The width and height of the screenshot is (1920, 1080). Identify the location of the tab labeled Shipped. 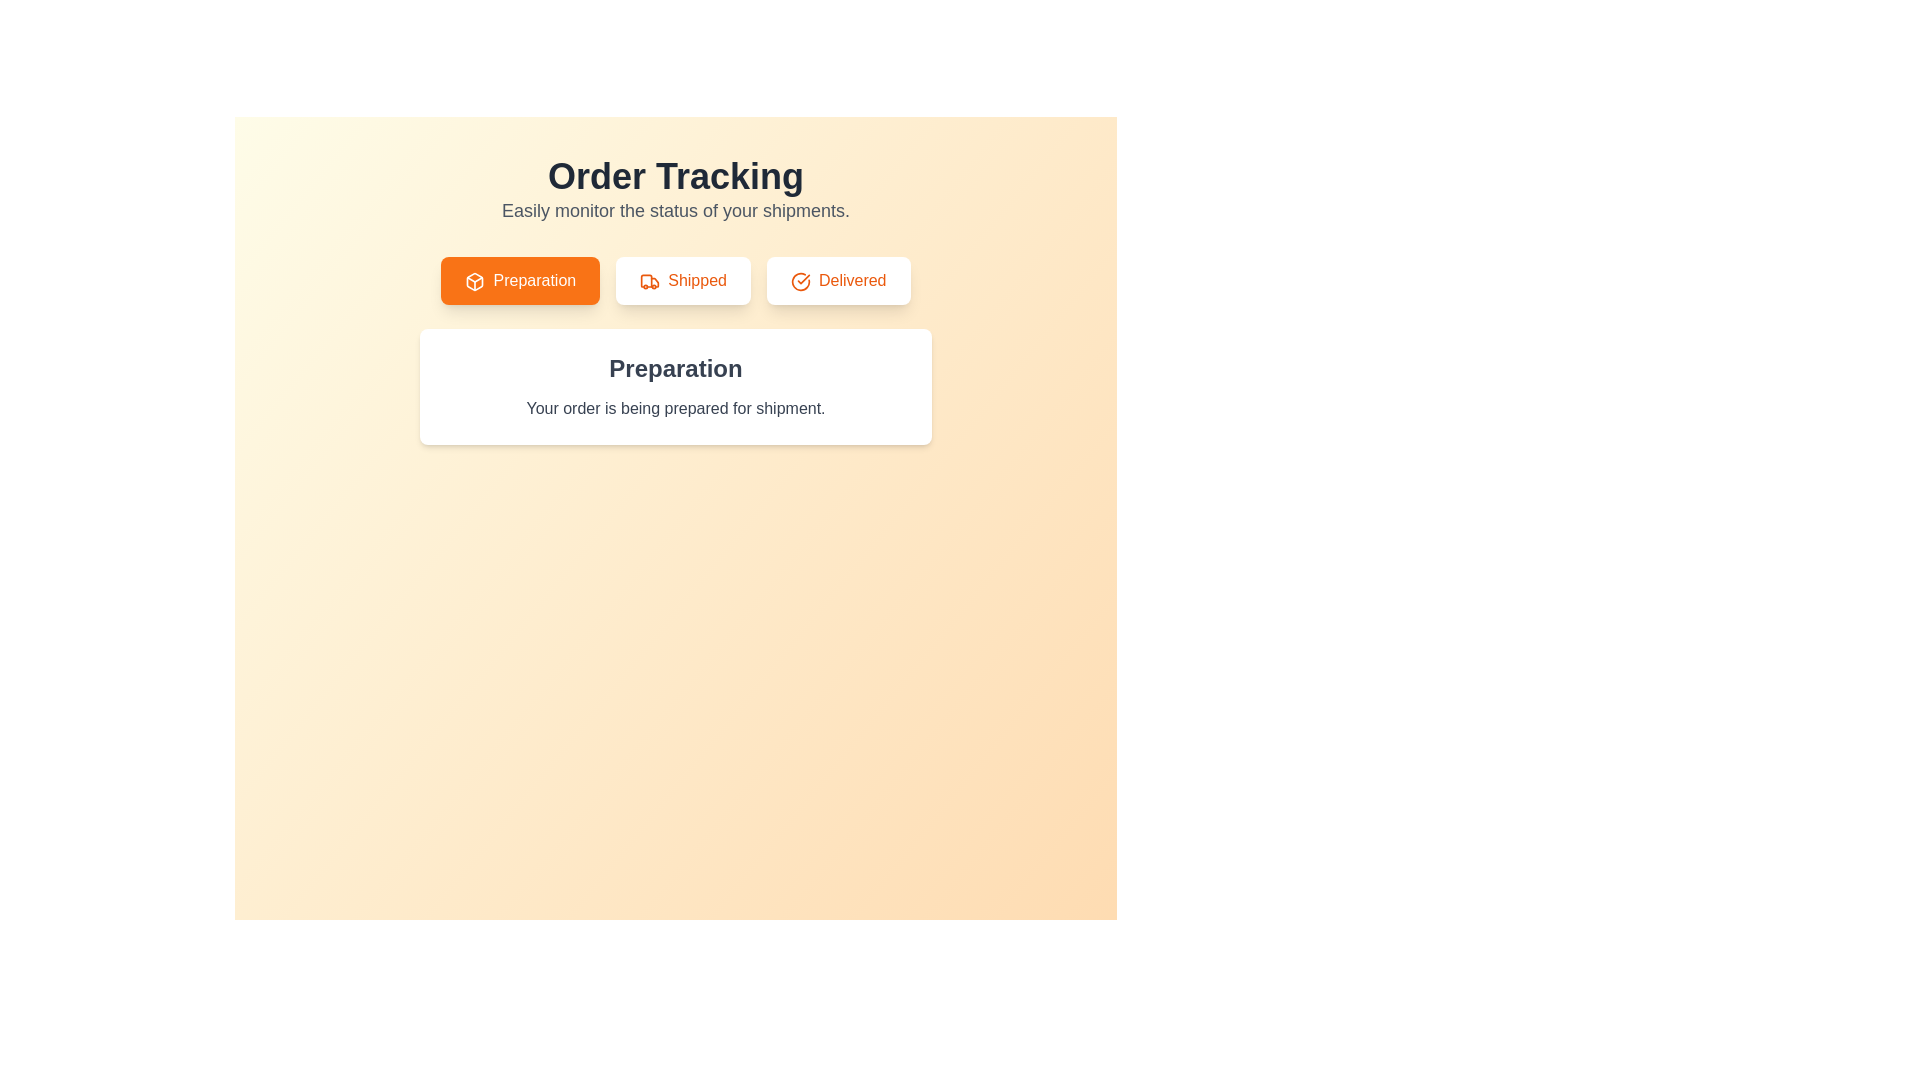
(682, 281).